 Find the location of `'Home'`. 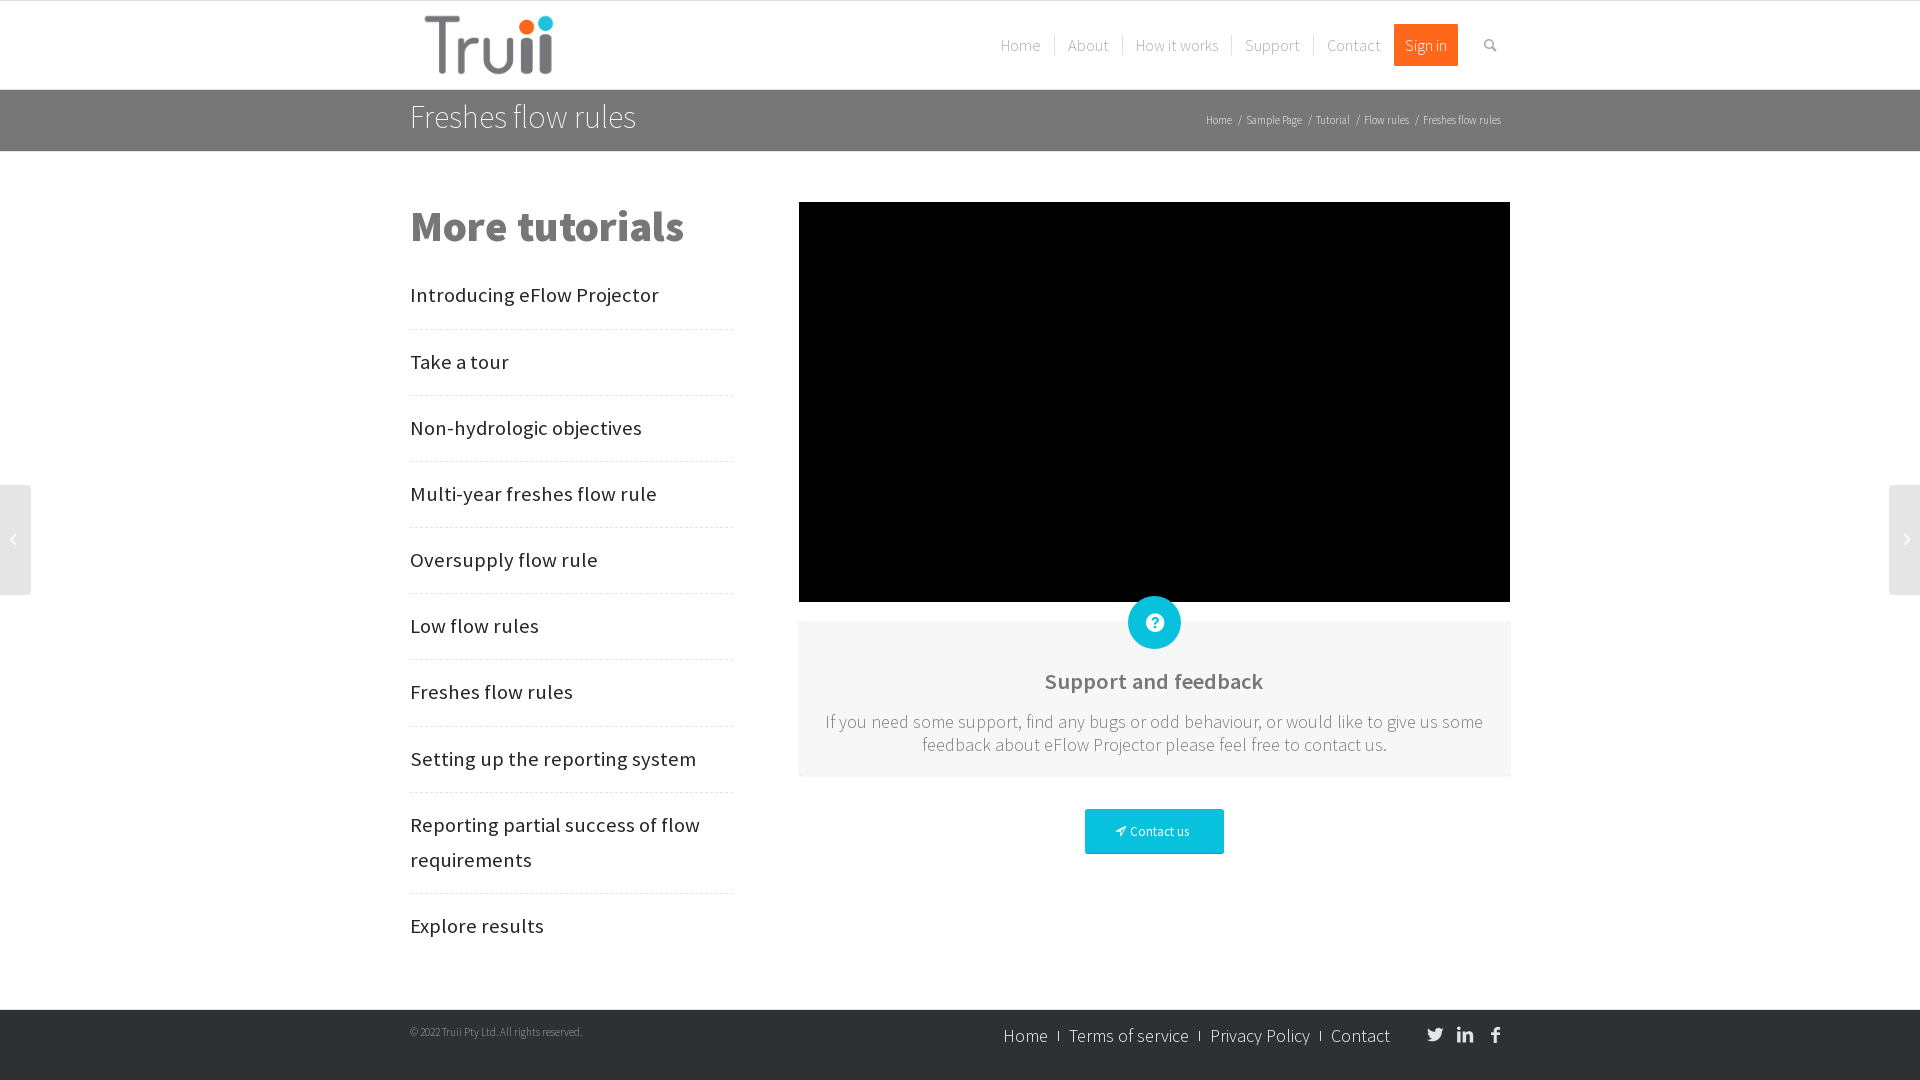

'Home' is located at coordinates (1218, 120).